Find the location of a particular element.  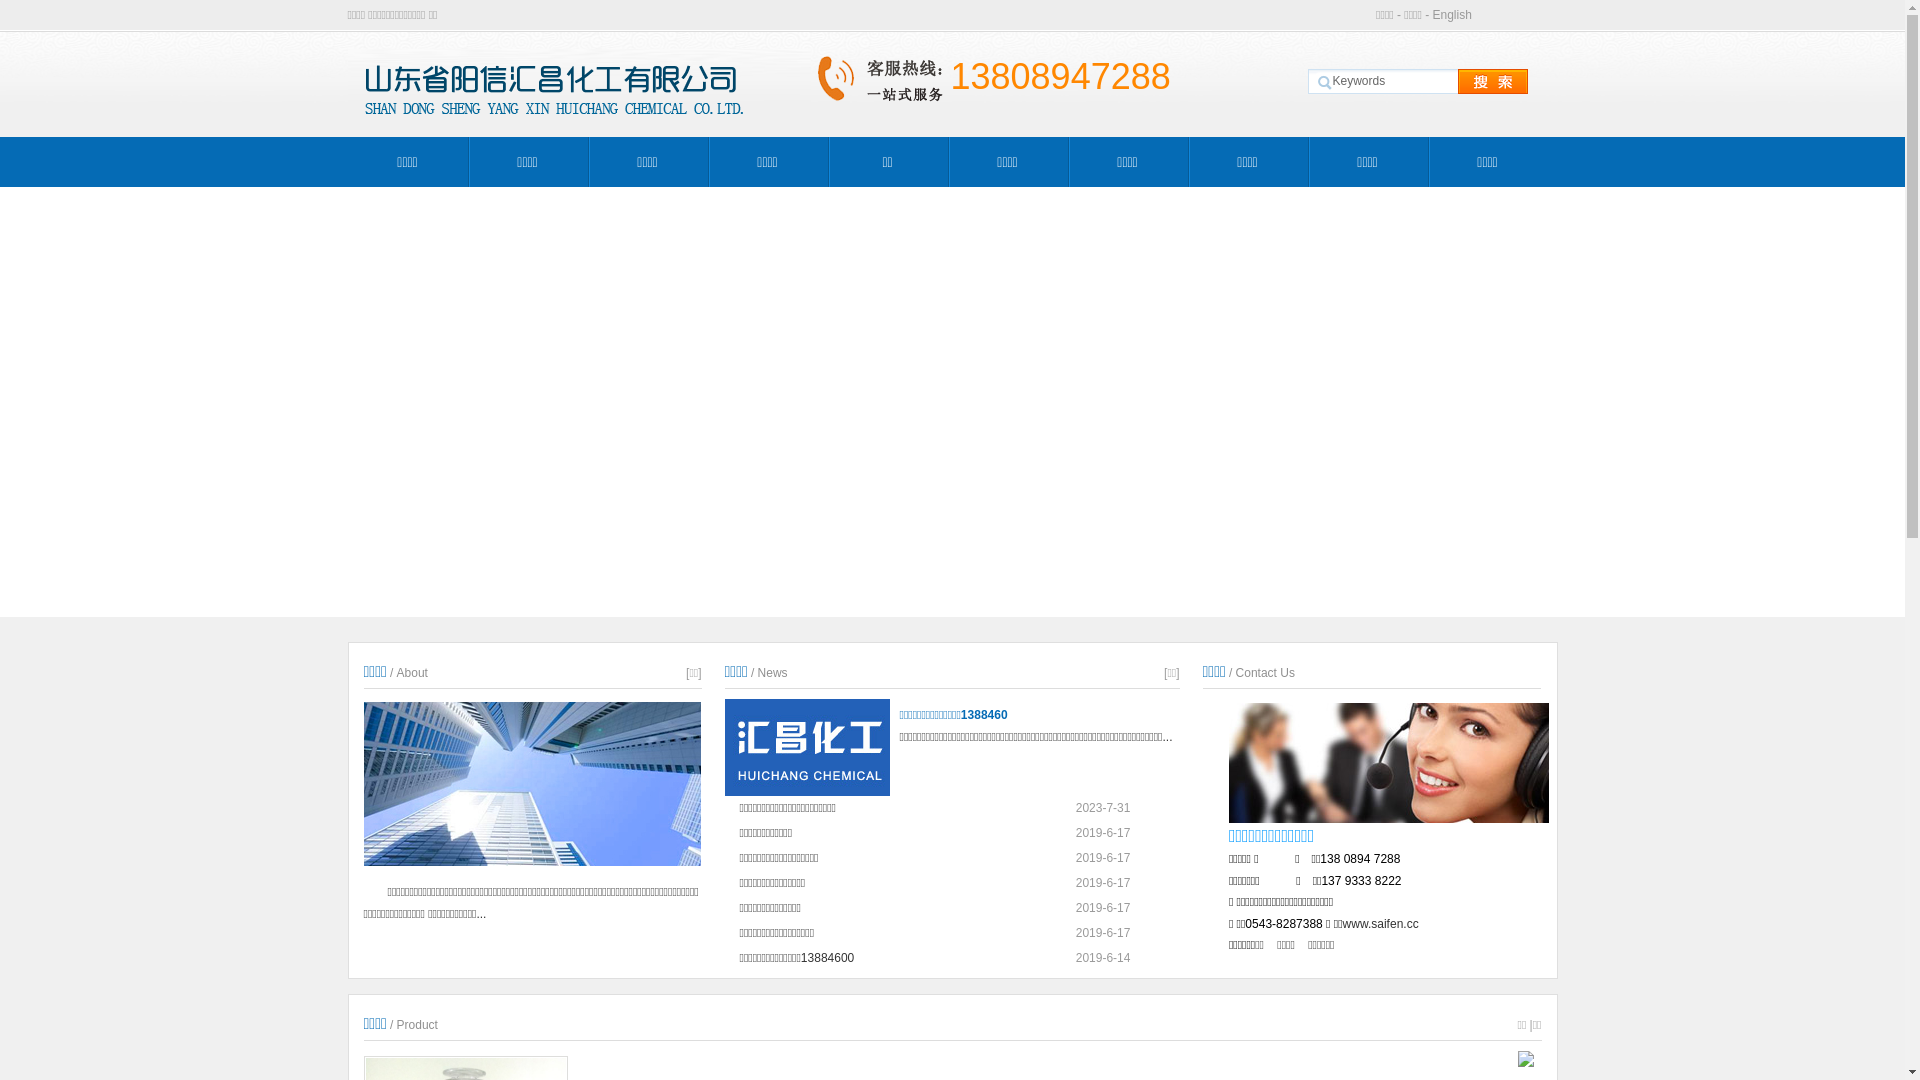

'English' is located at coordinates (1452, 15).